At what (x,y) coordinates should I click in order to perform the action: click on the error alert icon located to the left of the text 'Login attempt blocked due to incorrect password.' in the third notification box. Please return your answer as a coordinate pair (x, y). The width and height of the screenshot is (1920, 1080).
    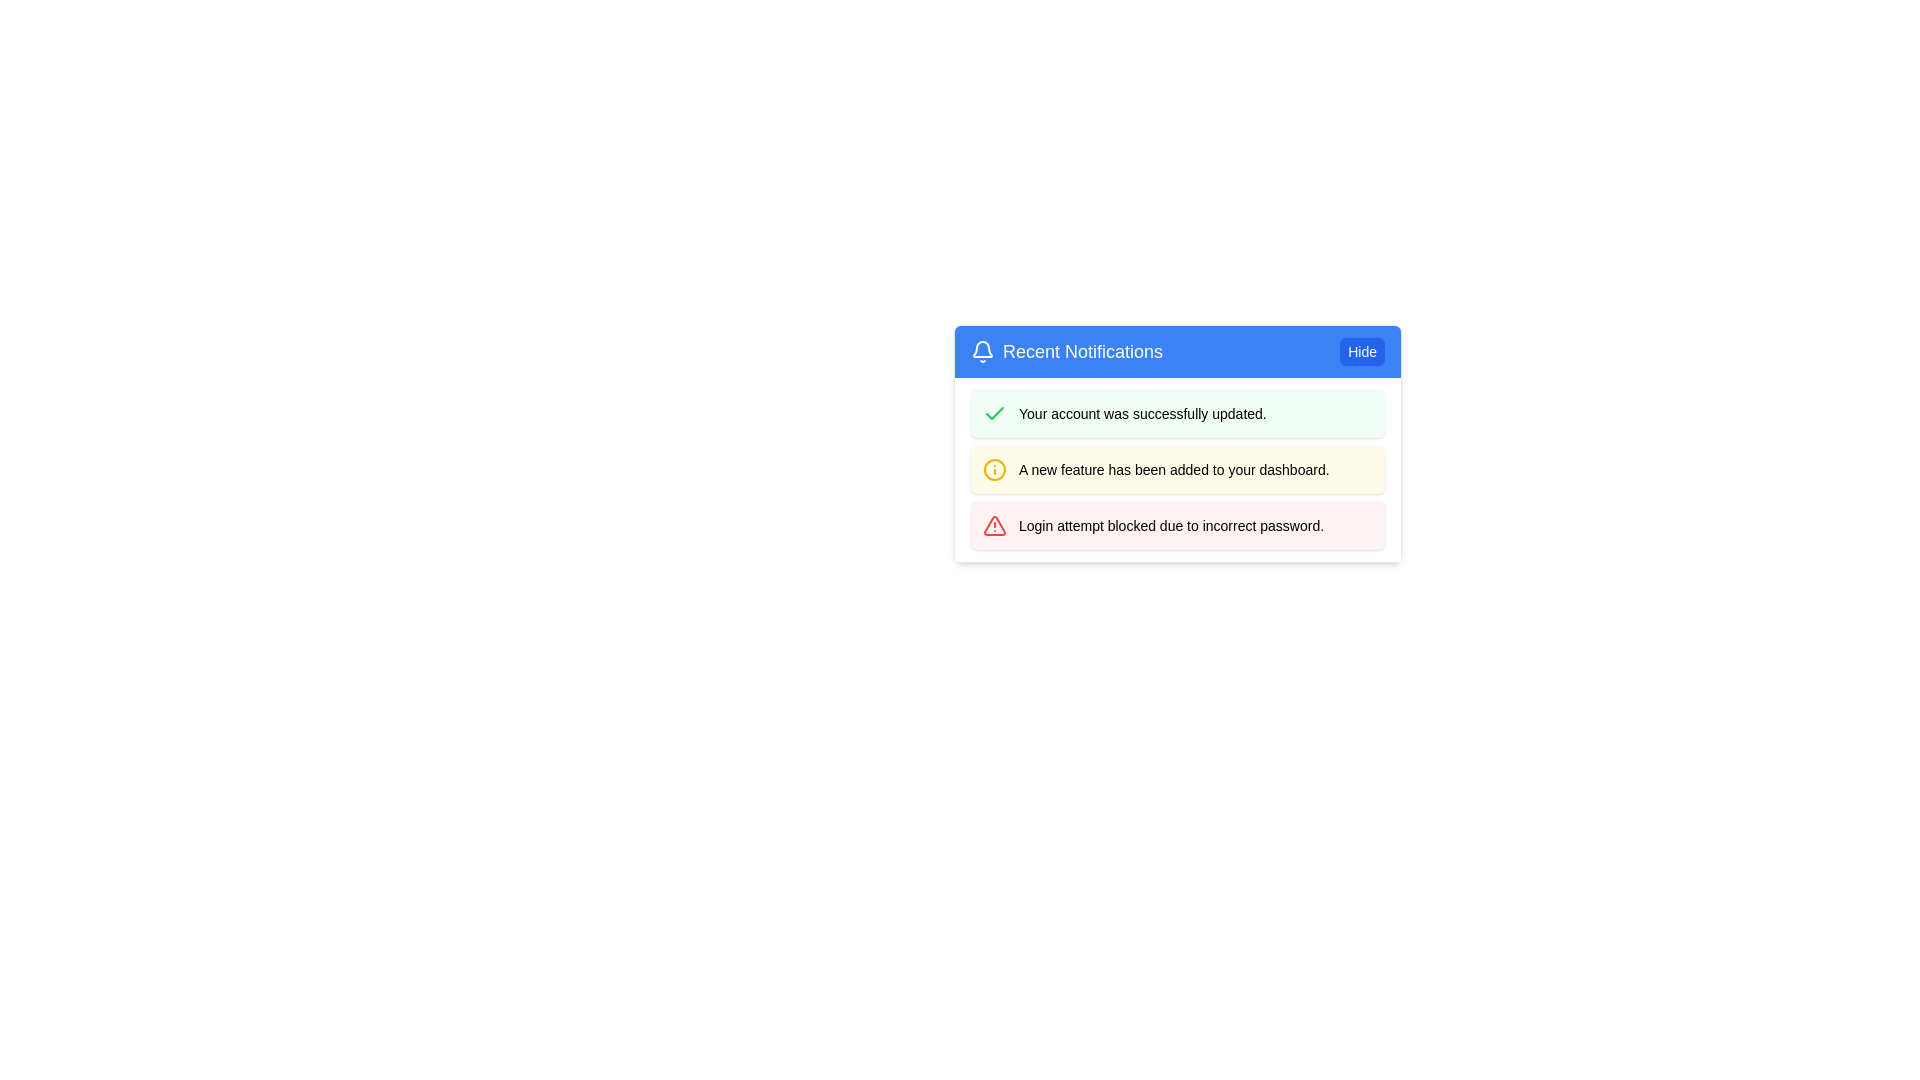
    Looking at the image, I should click on (994, 524).